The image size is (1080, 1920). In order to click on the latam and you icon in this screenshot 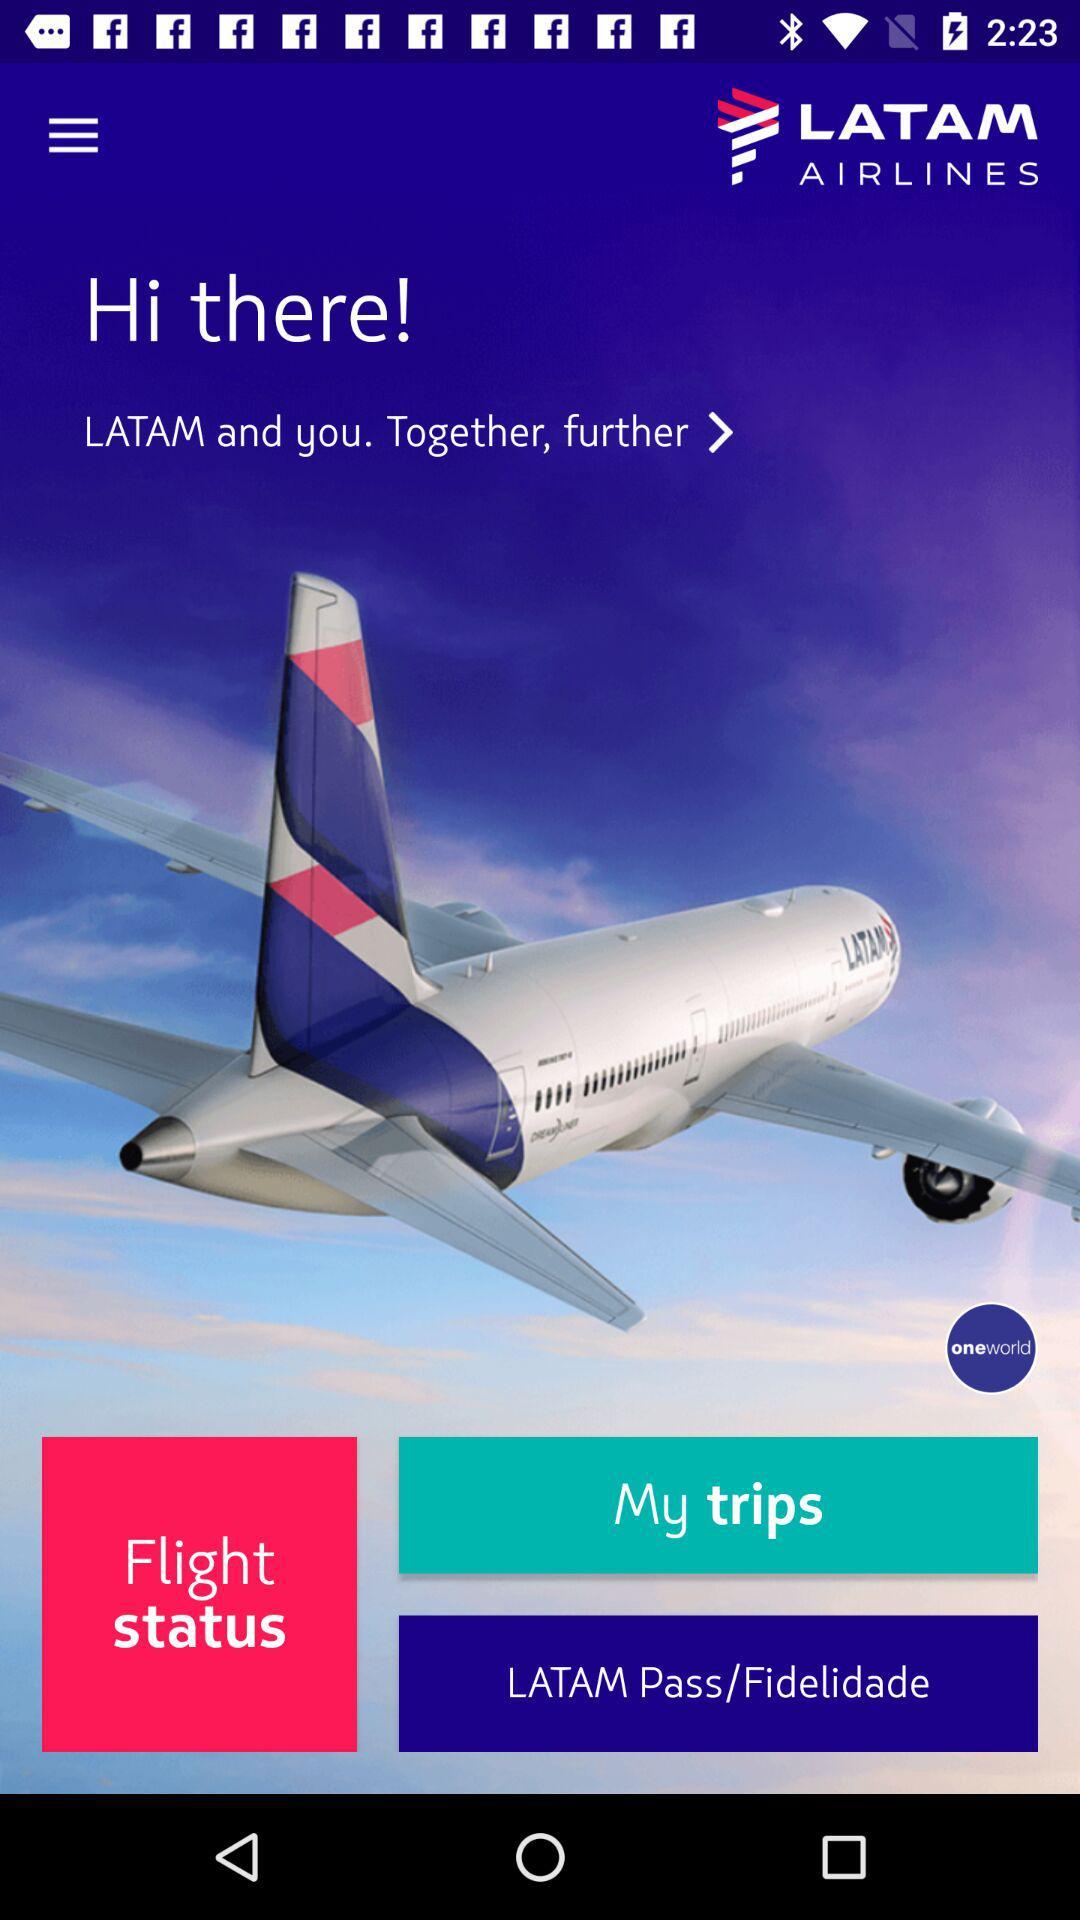, I will do `click(407, 431)`.